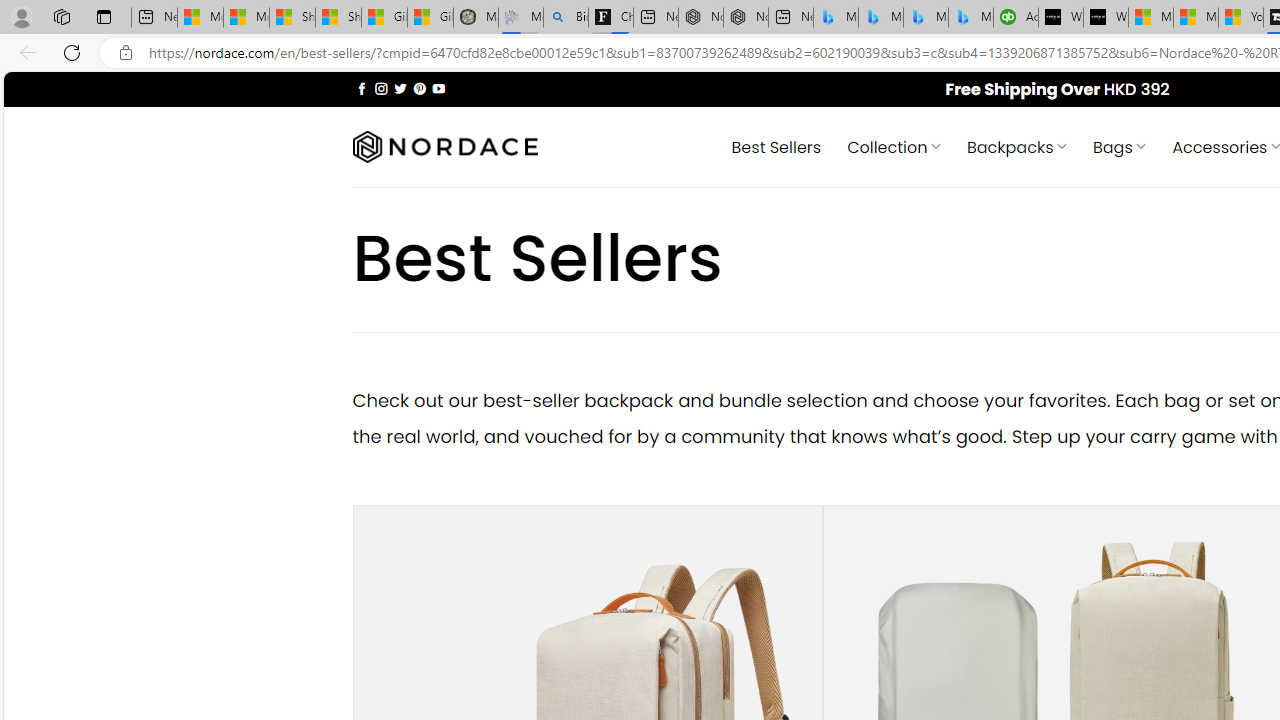  Describe the element at coordinates (443, 146) in the screenshot. I see `'Nordace'` at that location.